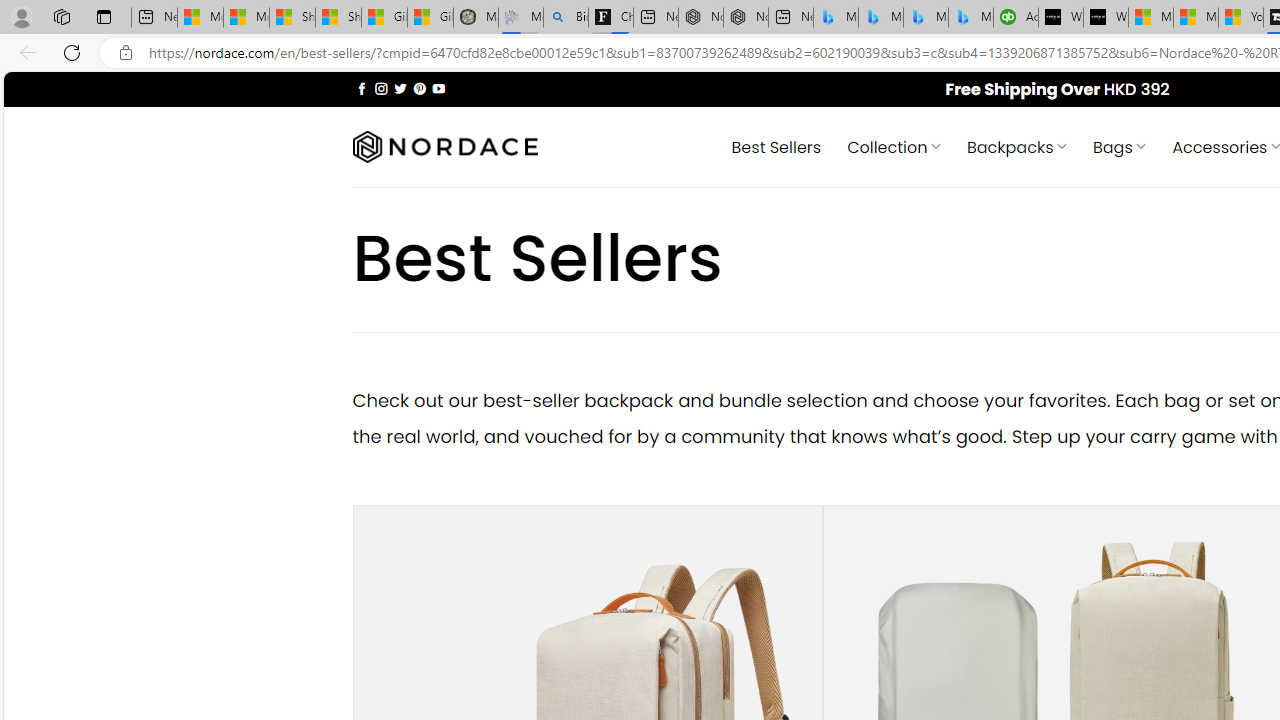  Describe the element at coordinates (443, 146) in the screenshot. I see `'Nordace'` at that location.